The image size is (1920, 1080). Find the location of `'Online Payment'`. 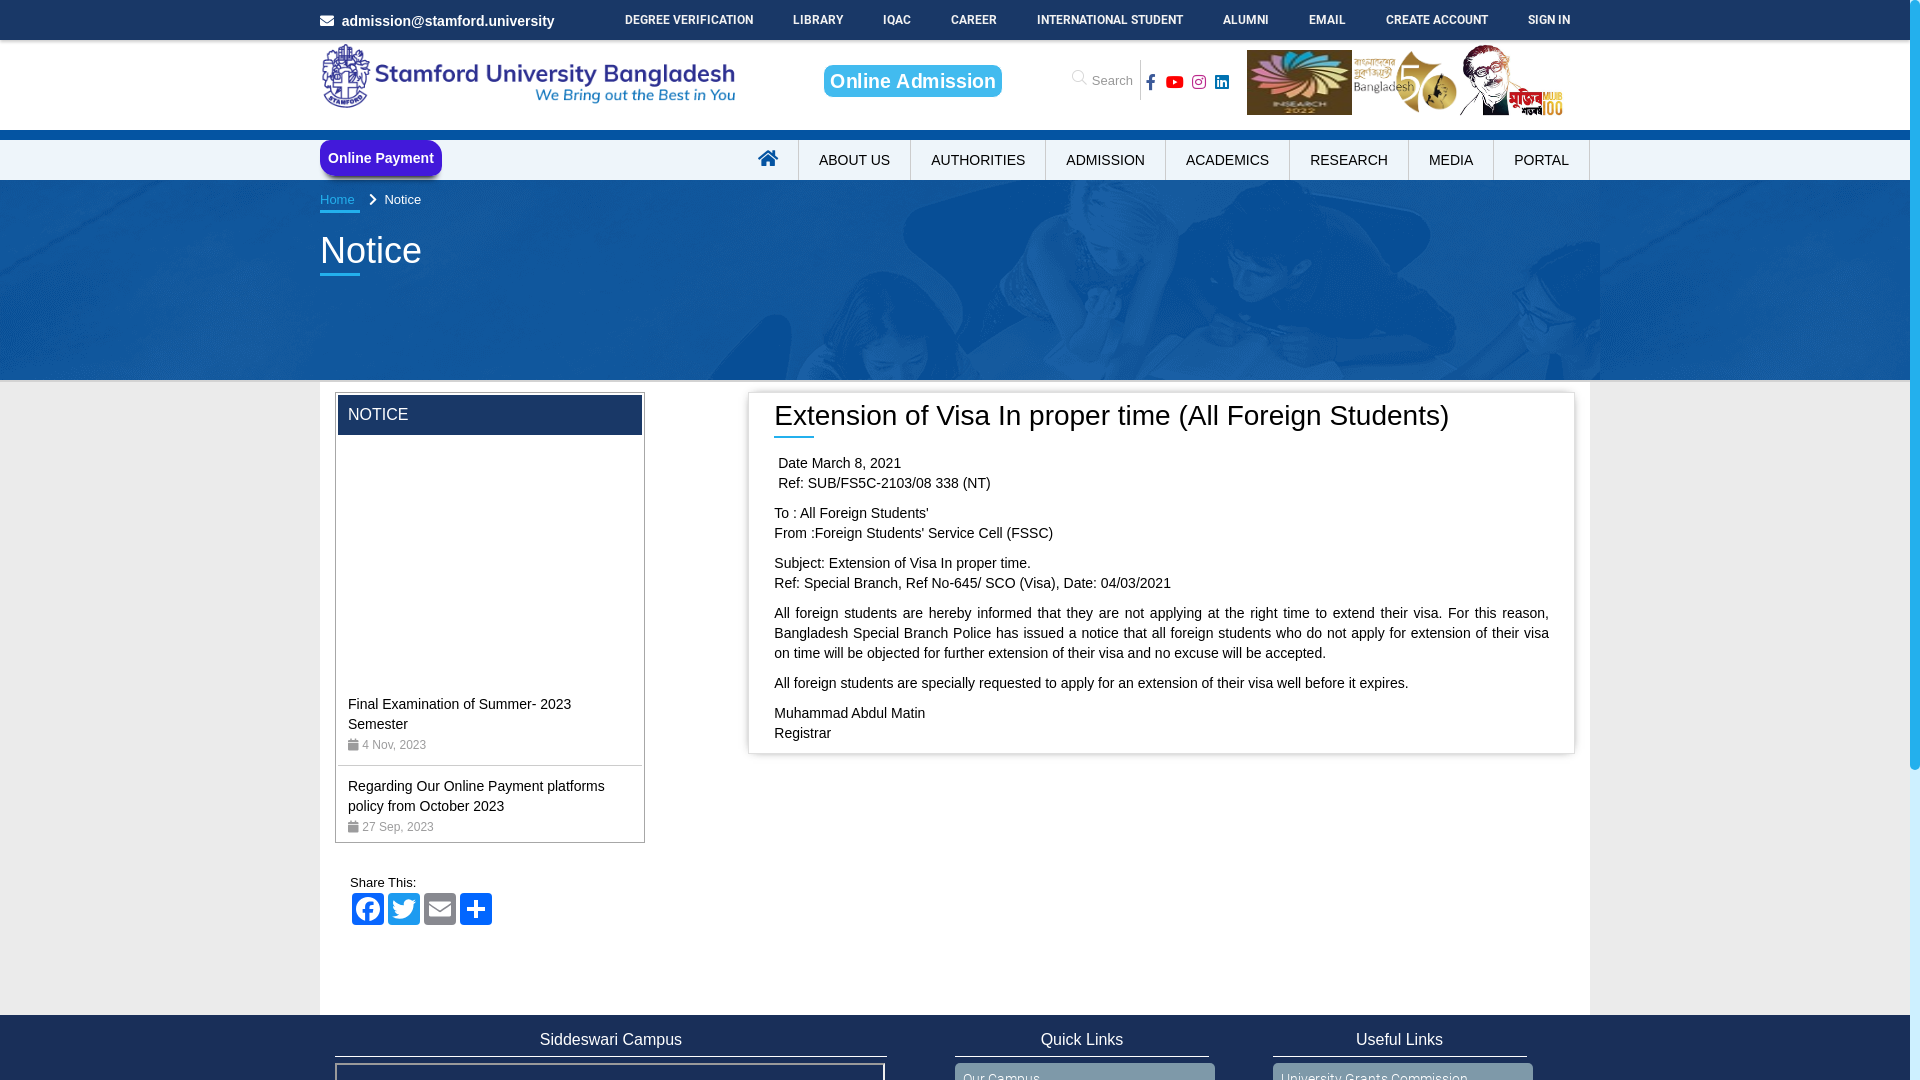

'Online Payment' is located at coordinates (380, 157).